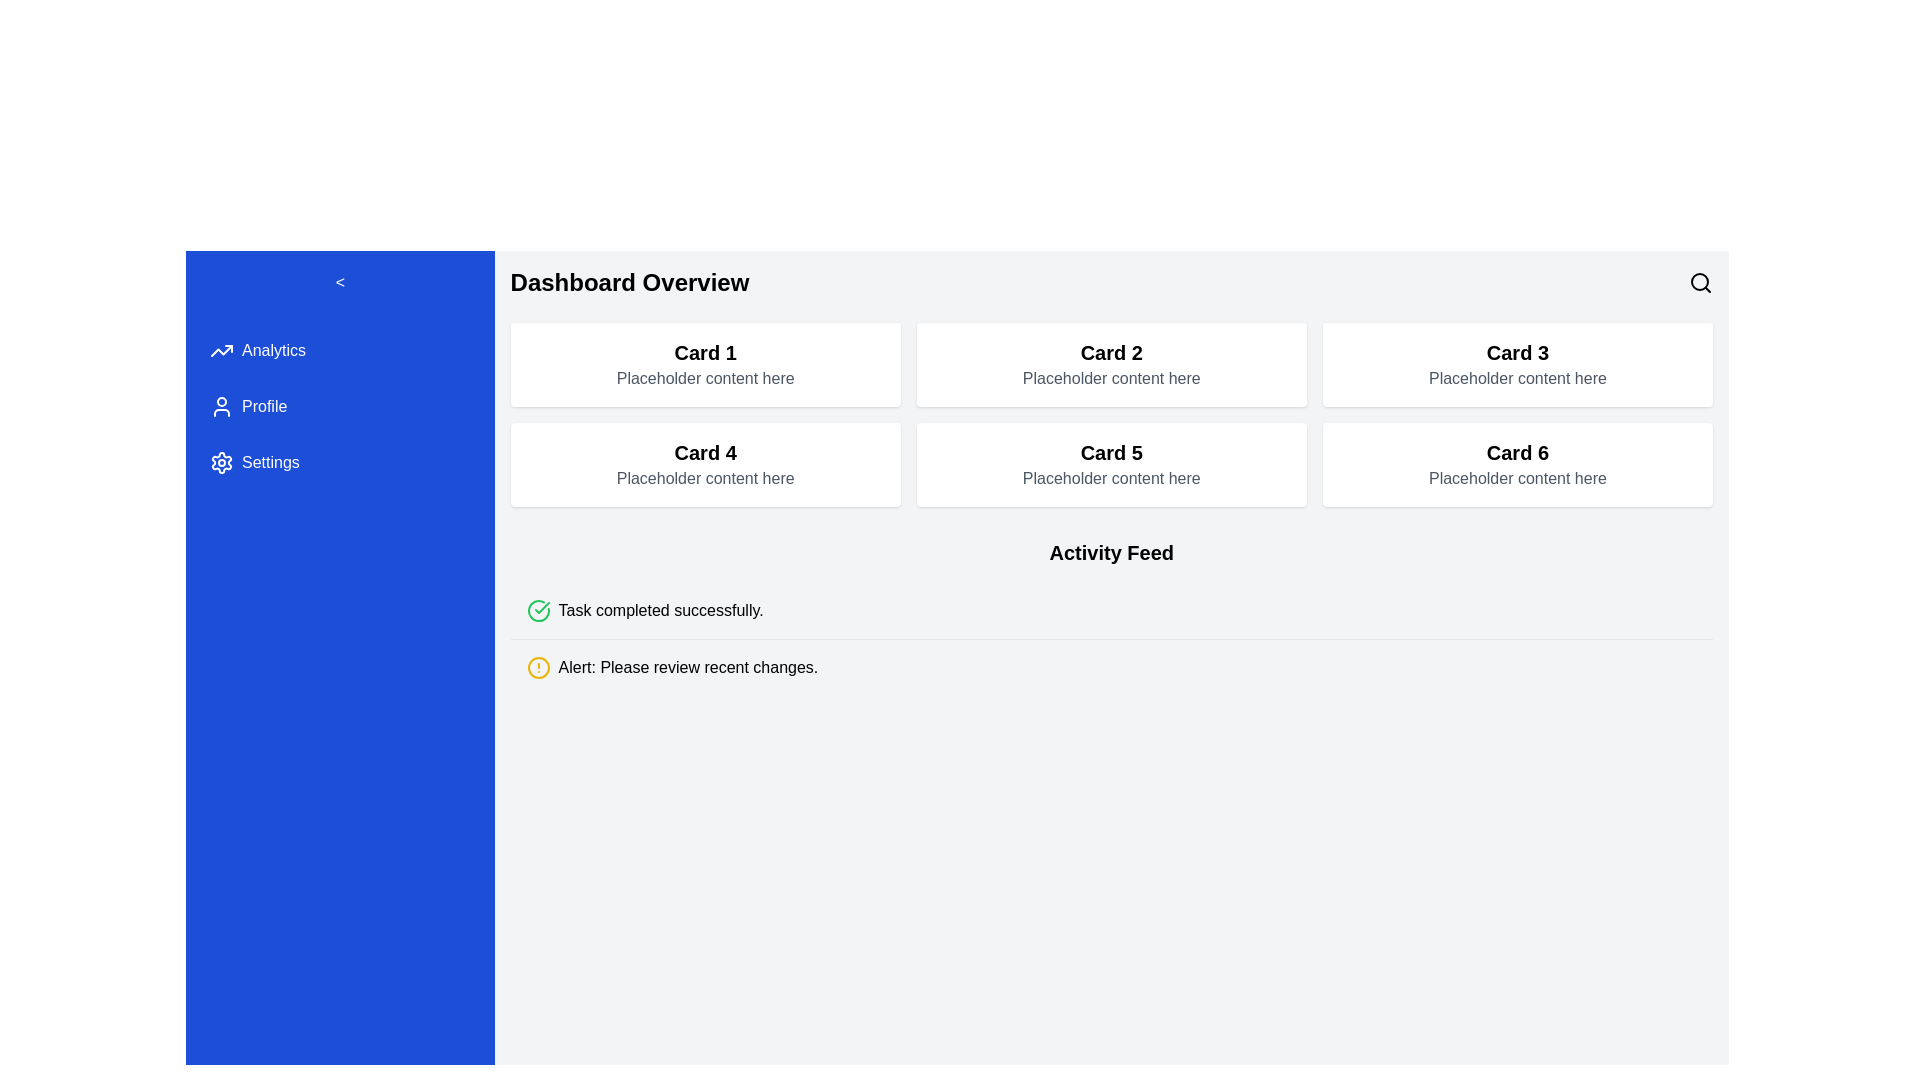  I want to click on the descriptive text content within 'Card 6', located in the bottom right of the grid, positioned below the text 'Card 6', so click(1517, 478).